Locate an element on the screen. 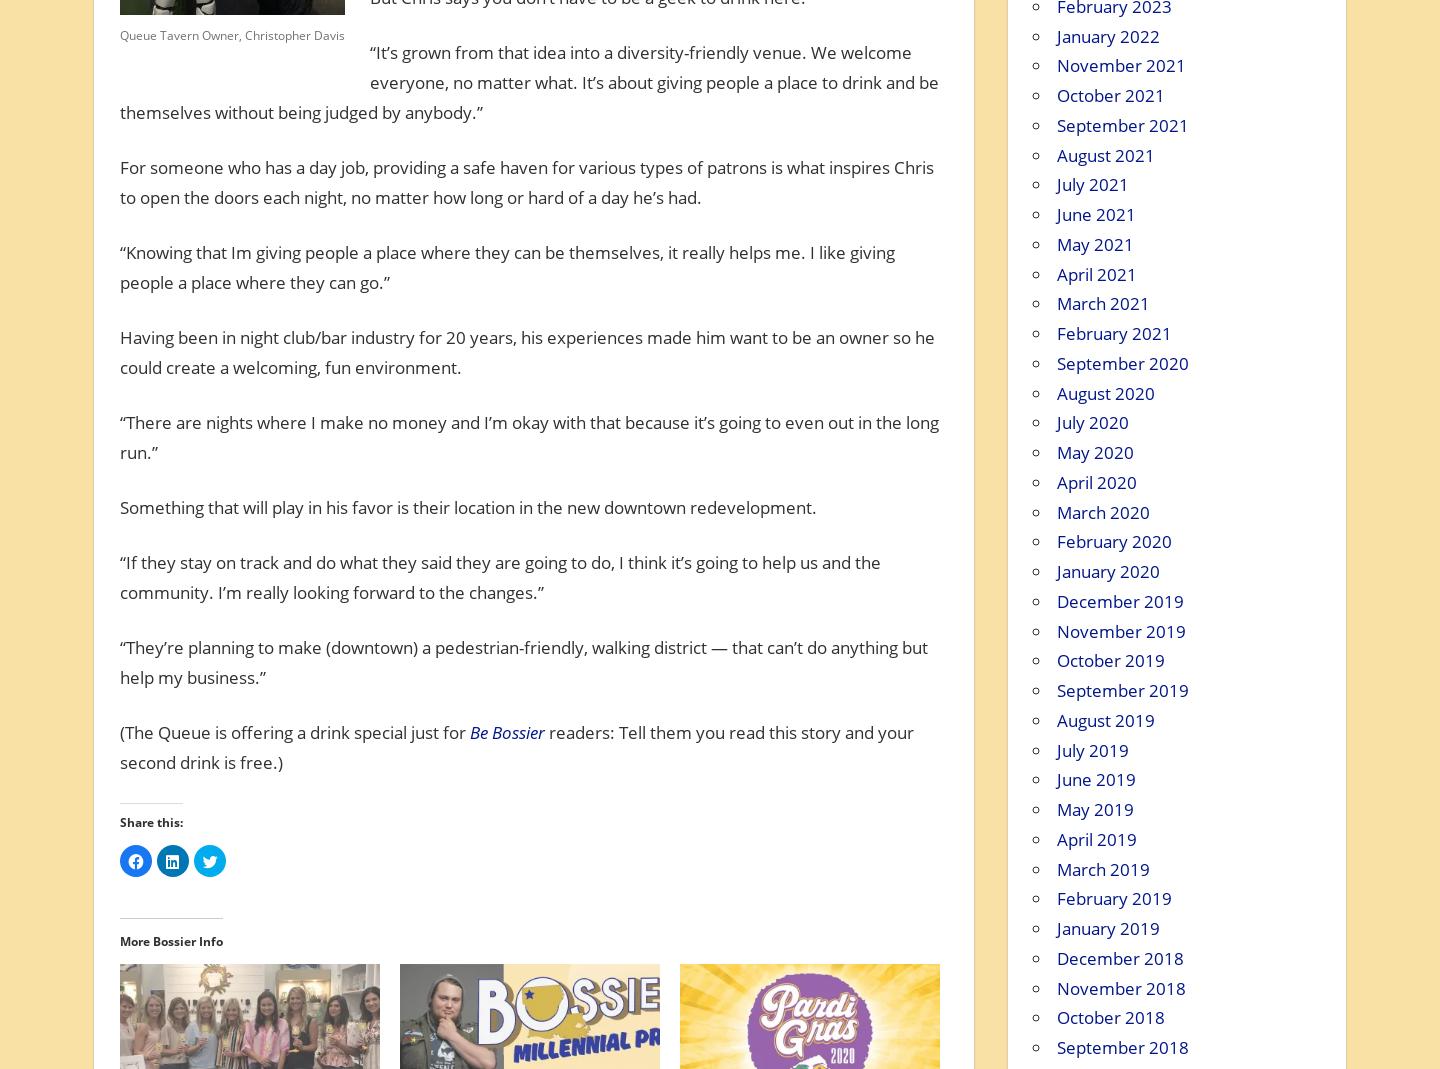 The height and width of the screenshot is (1069, 1440). 'September 2018' is located at coordinates (1056, 1047).